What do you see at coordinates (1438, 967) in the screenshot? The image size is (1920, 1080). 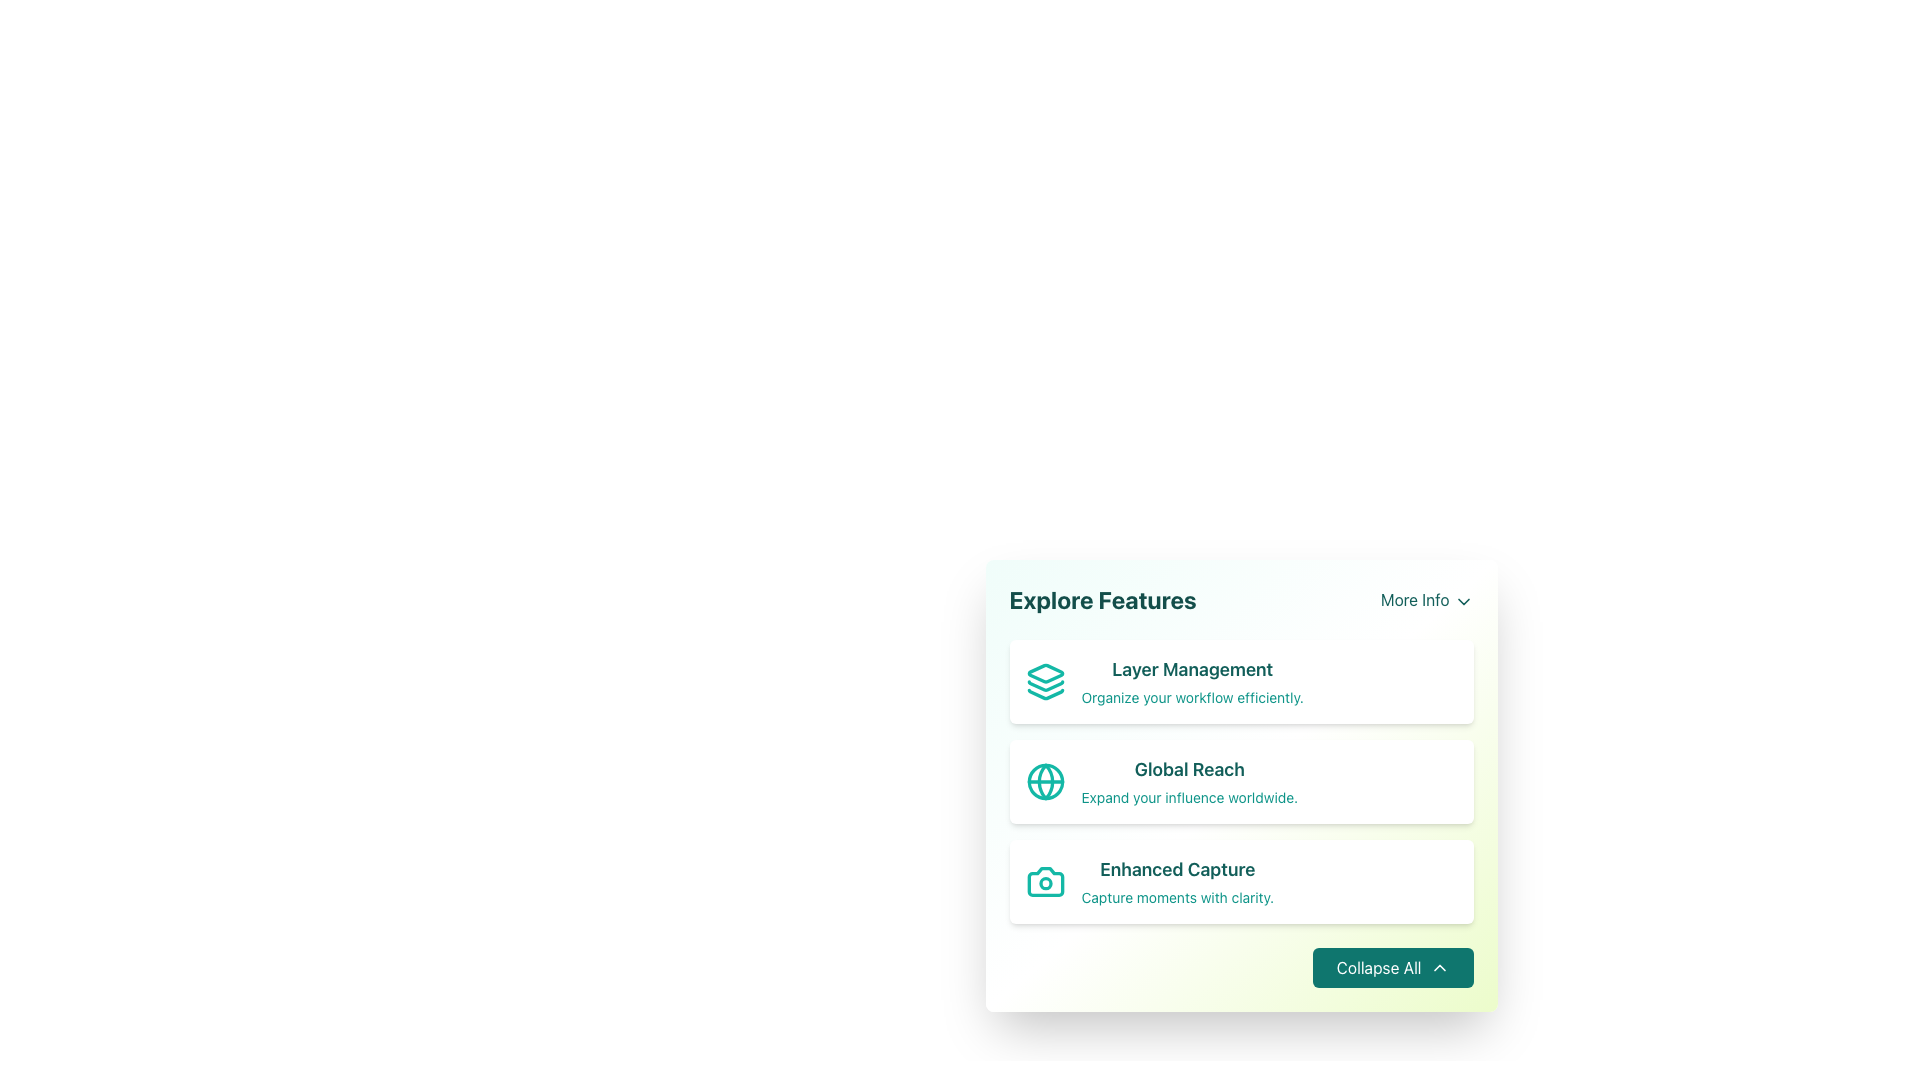 I see `the upward pointing chevron icon located to the right of the 'Collapse All' button` at bounding box center [1438, 967].